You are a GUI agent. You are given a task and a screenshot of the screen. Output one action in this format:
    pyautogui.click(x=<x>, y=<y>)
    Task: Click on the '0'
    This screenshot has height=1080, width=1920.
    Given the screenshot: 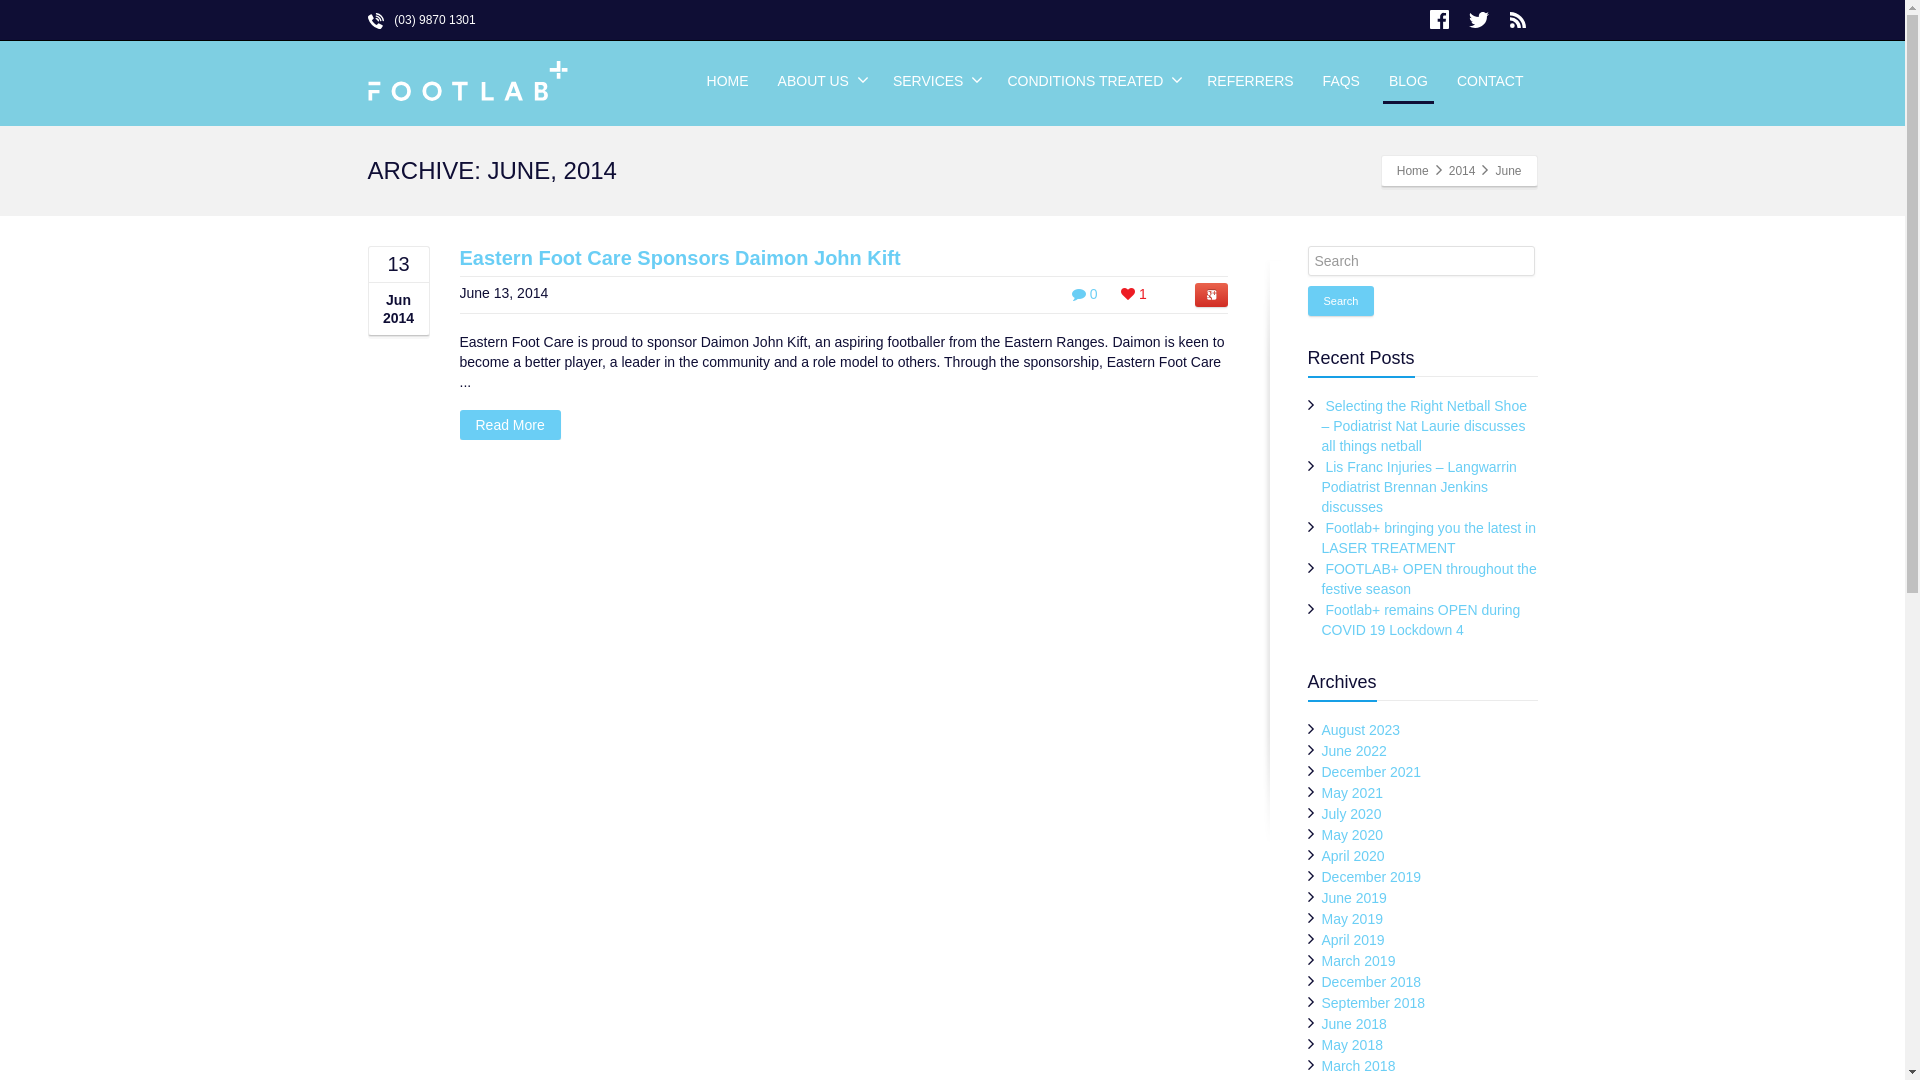 What is the action you would take?
    pyautogui.click(x=1083, y=293)
    